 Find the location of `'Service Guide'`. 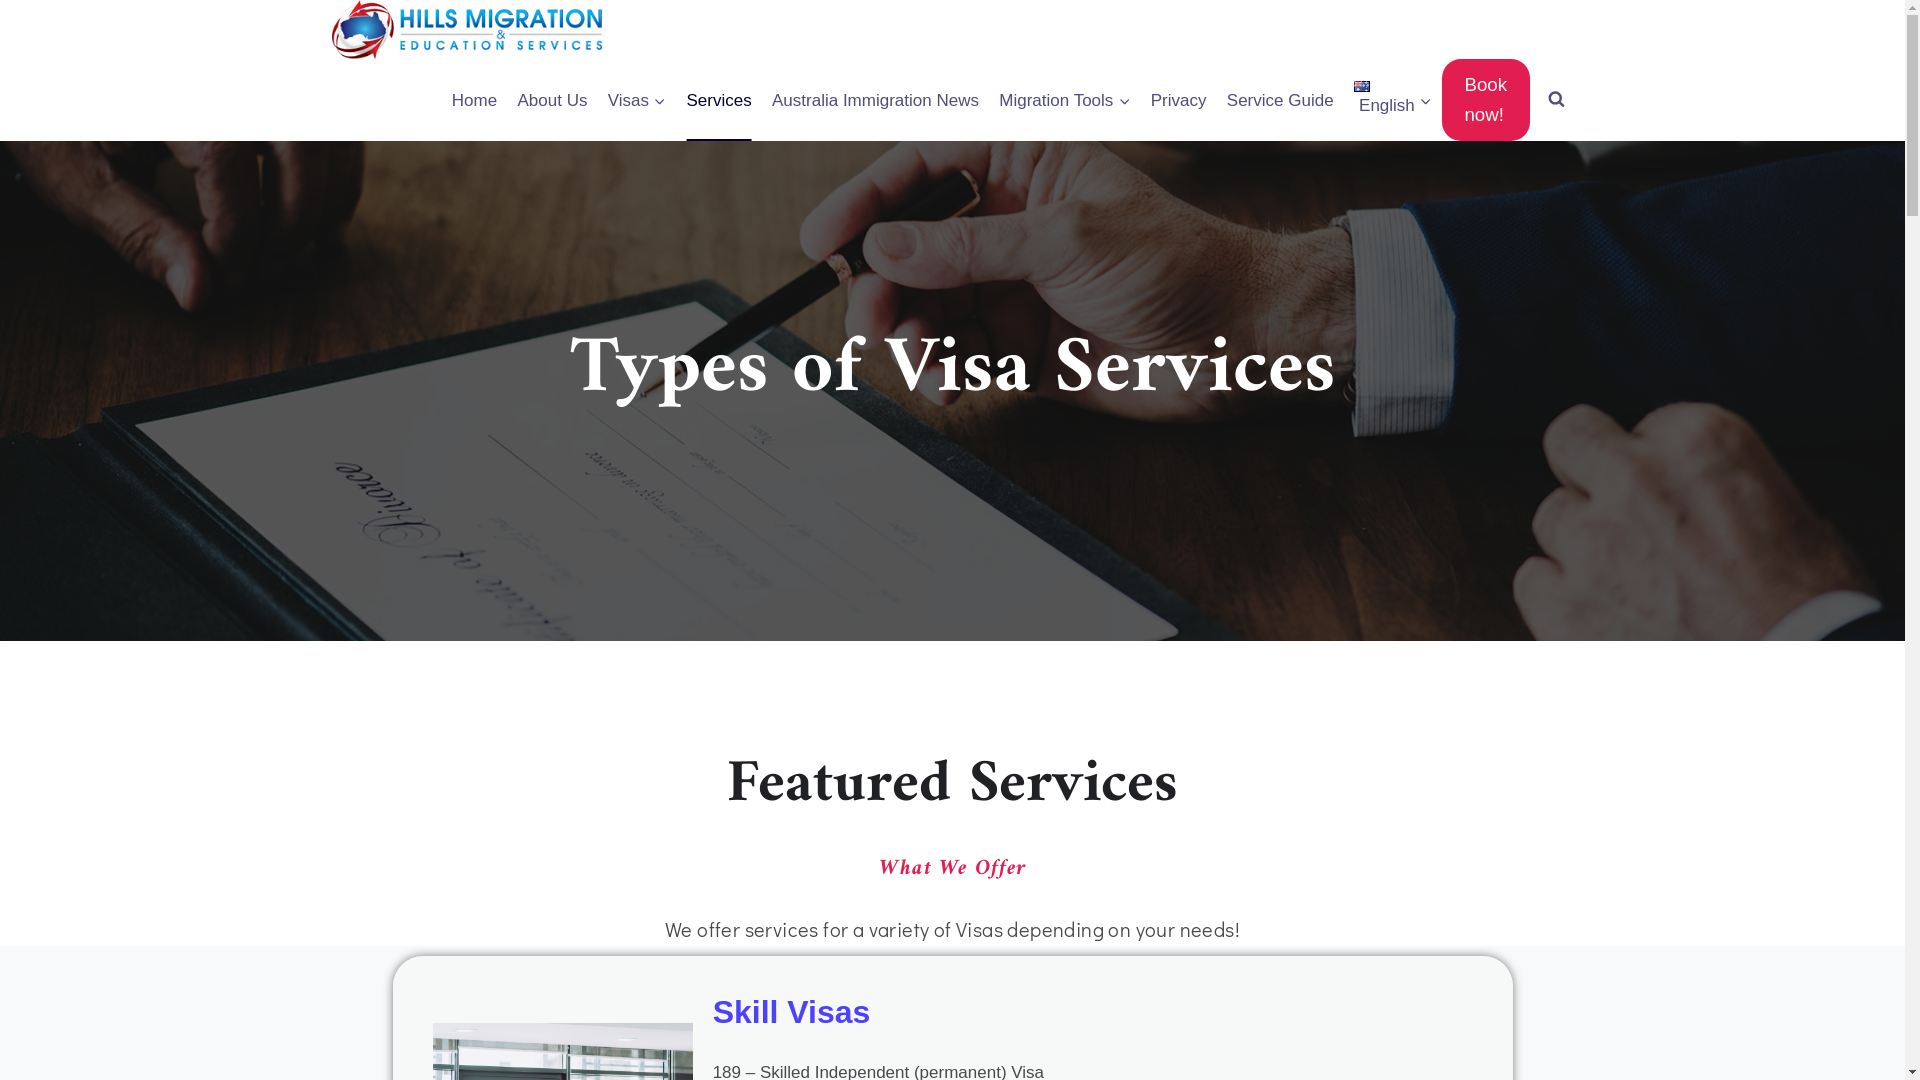

'Service Guide' is located at coordinates (1280, 100).